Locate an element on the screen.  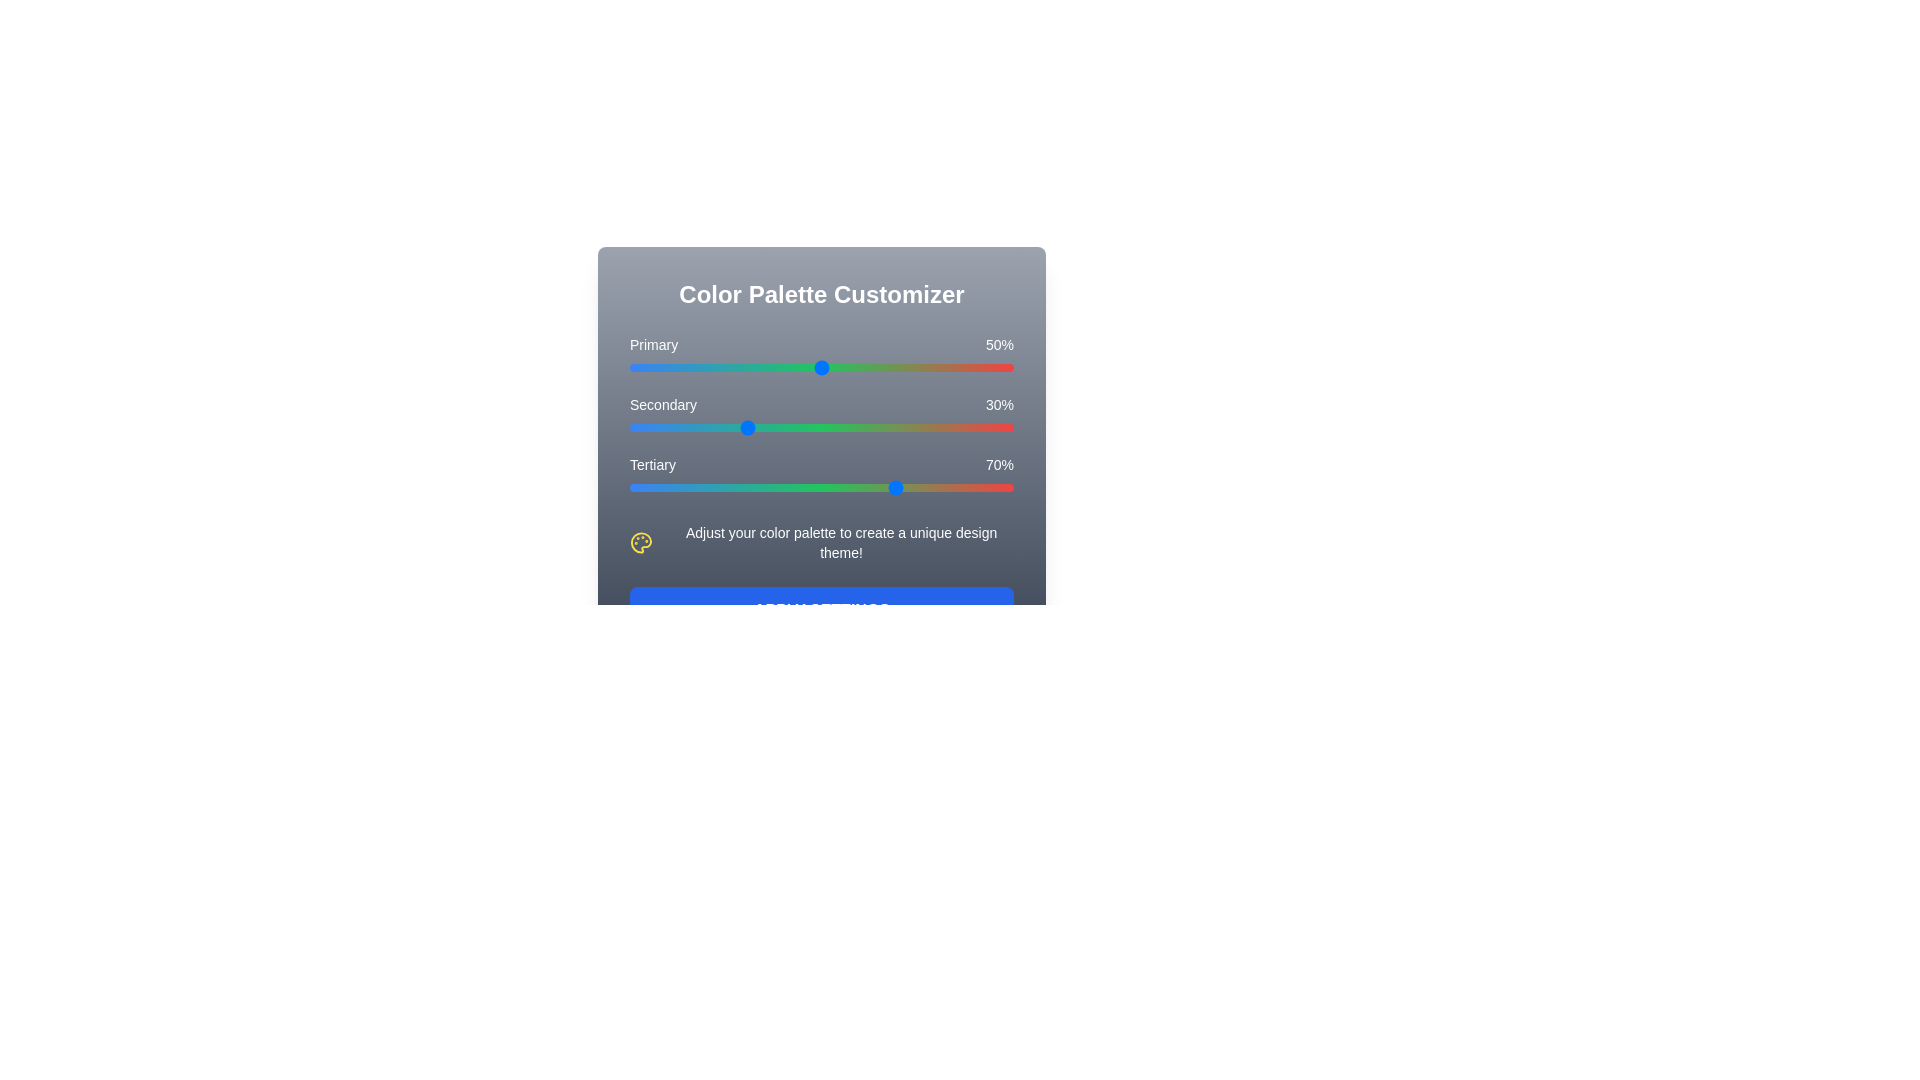
the primary color intensity is located at coordinates (744, 367).